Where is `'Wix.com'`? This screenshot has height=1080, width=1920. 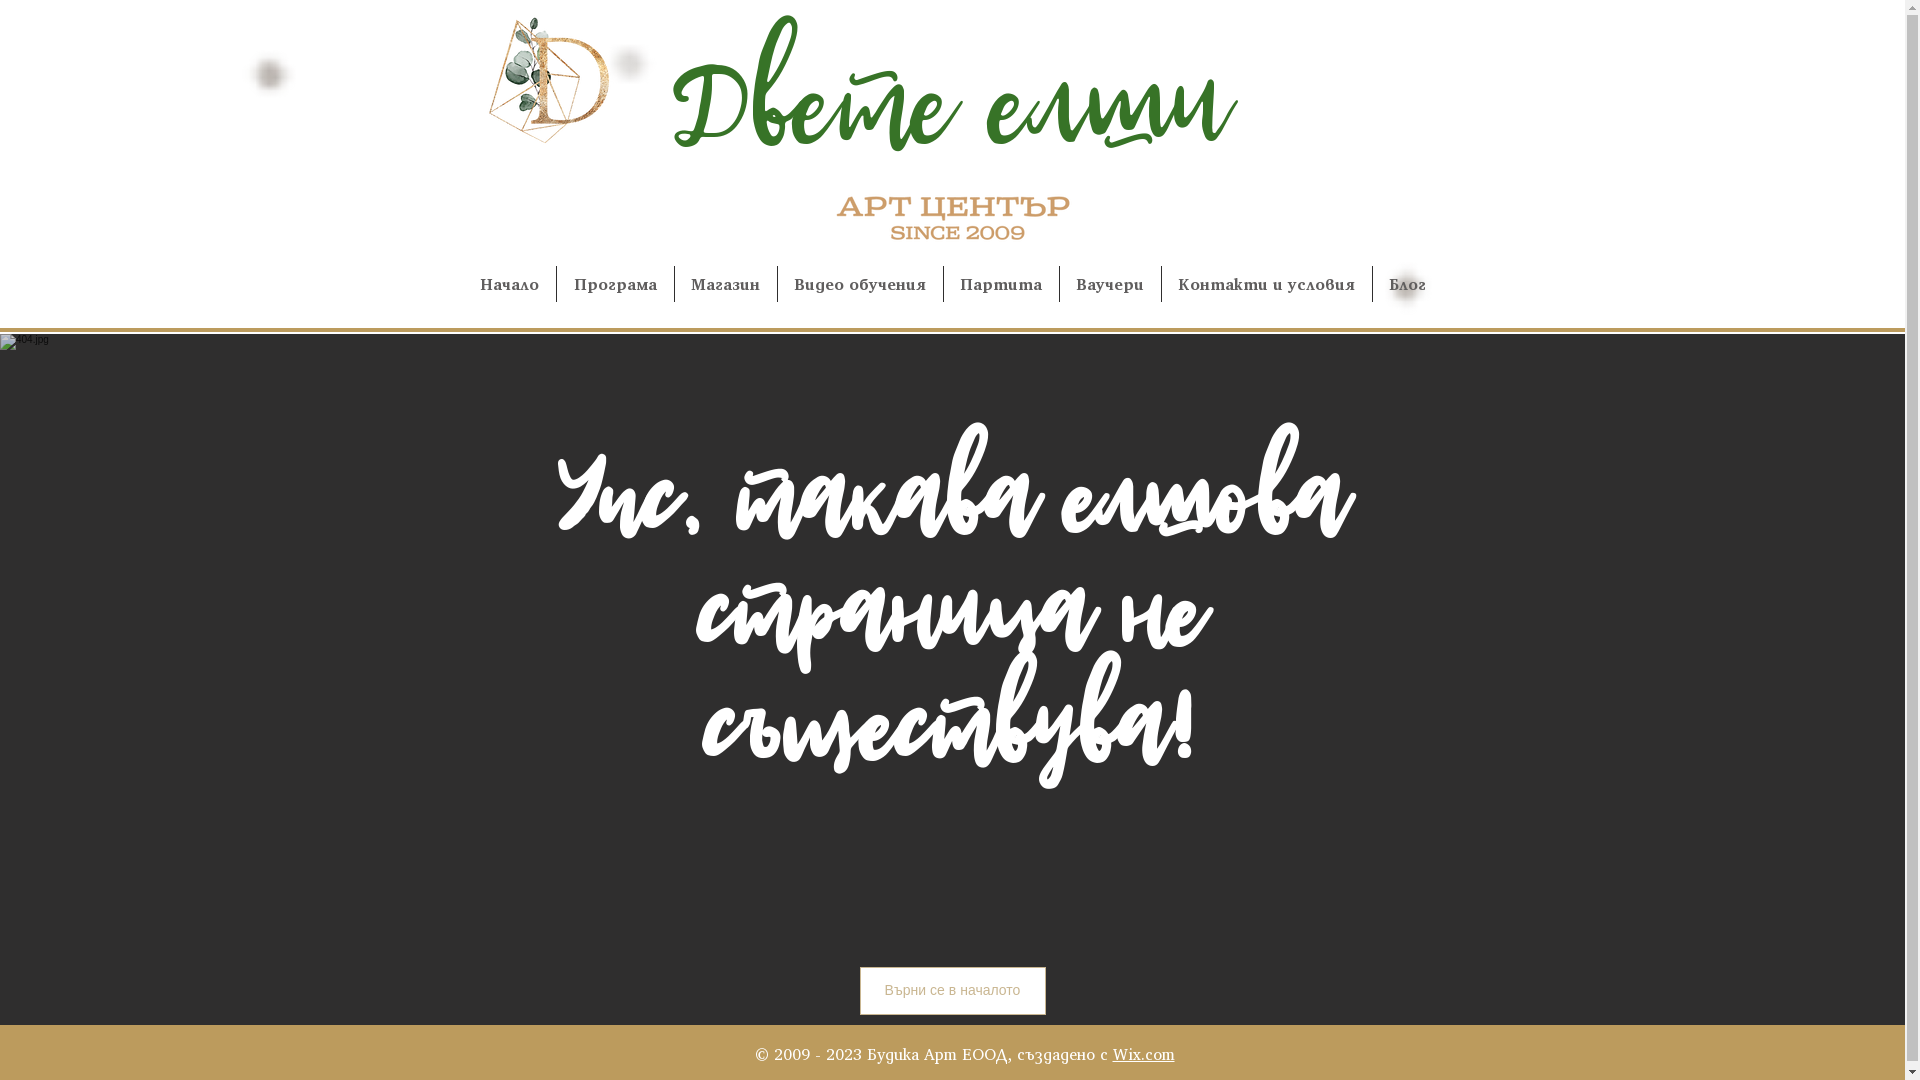
'Wix.com' is located at coordinates (1142, 1052).